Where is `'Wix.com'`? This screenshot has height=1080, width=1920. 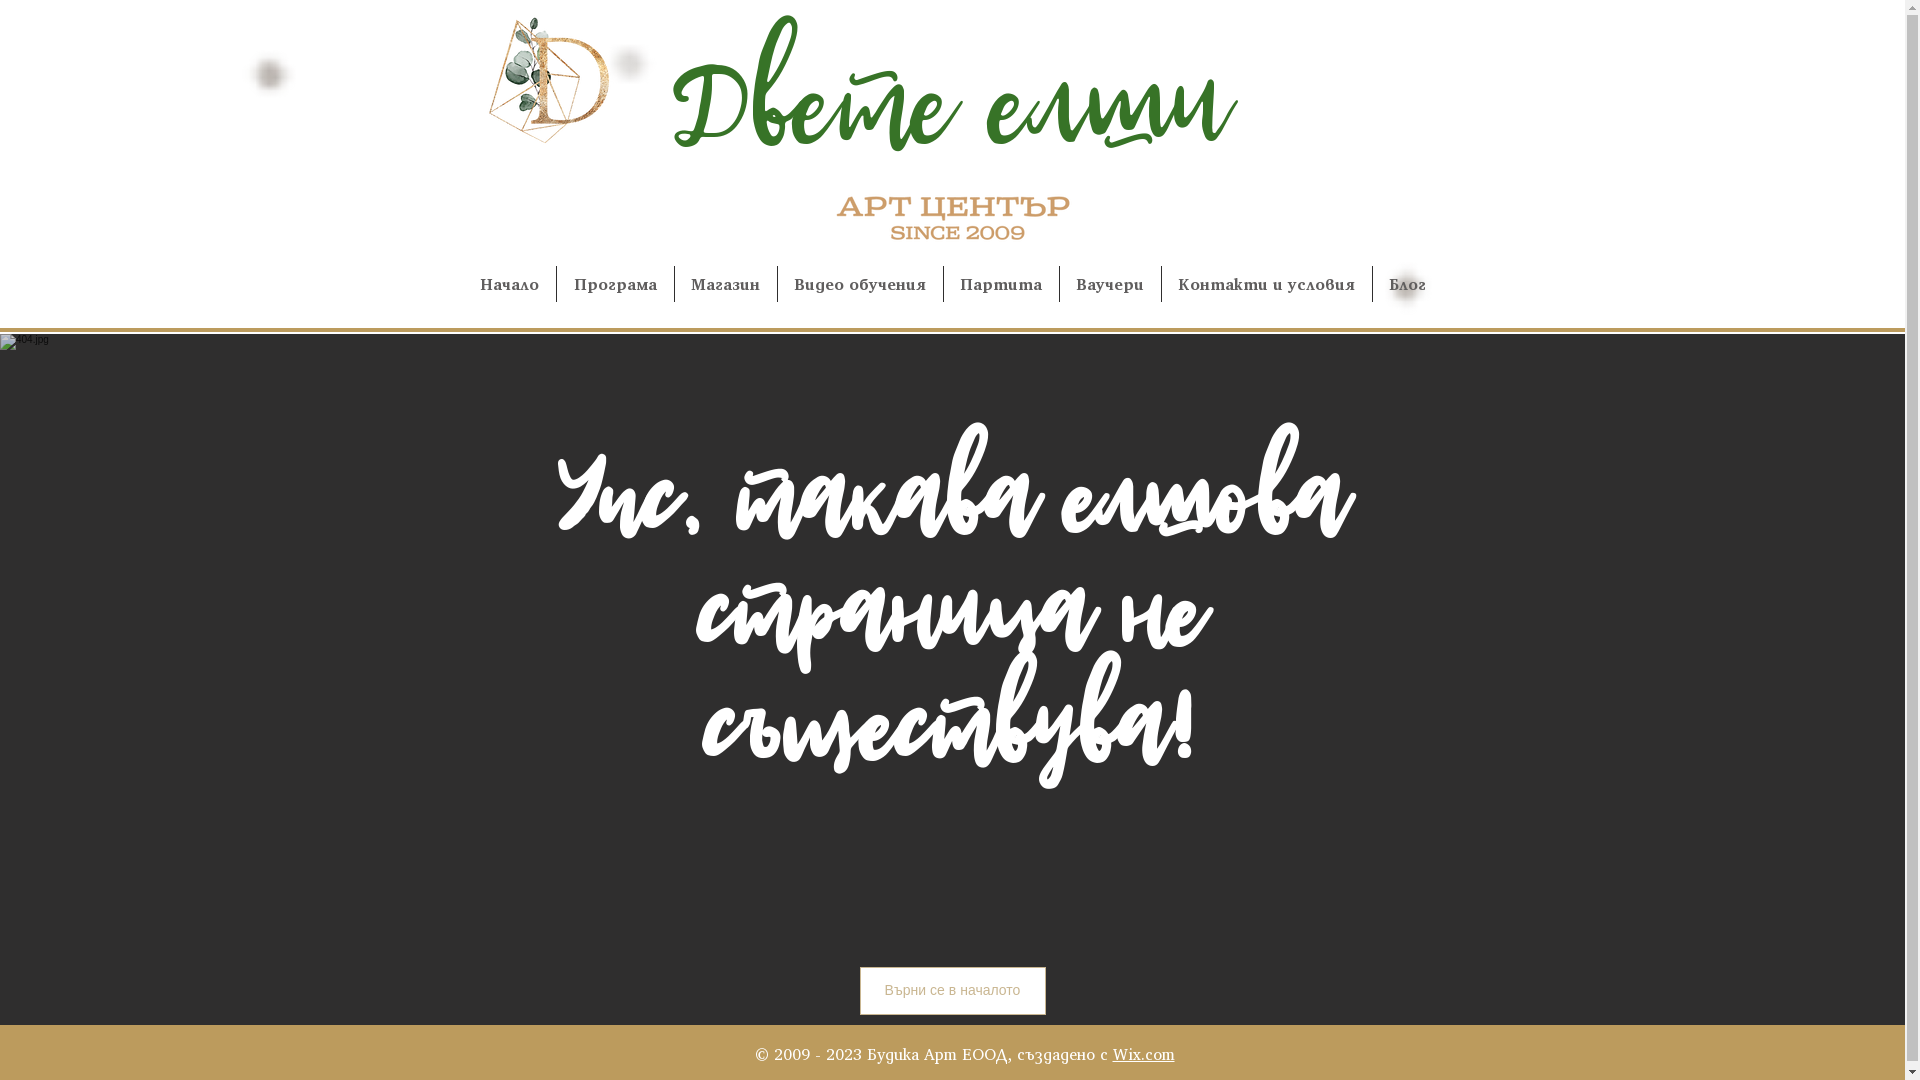
'Wix.com' is located at coordinates (1142, 1052).